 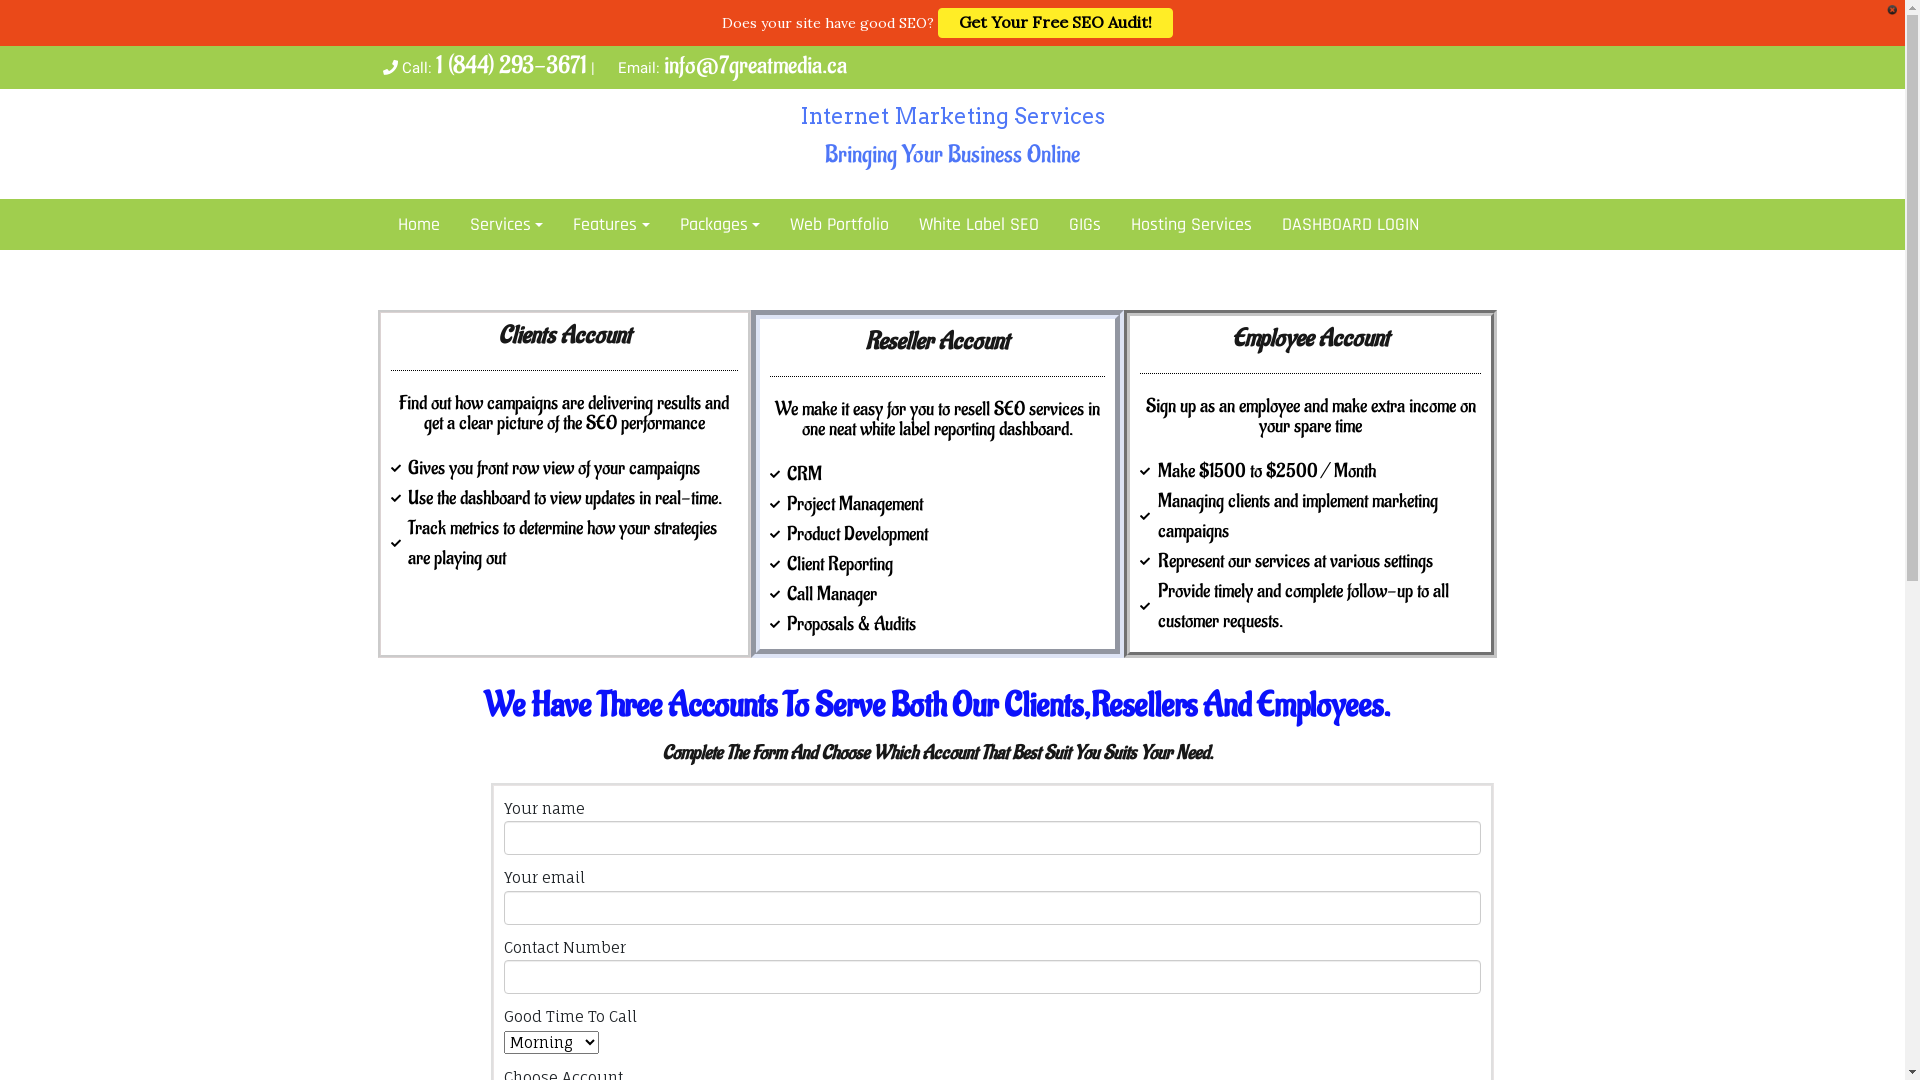 What do you see at coordinates (1053, 224) in the screenshot?
I see `'GIGs'` at bounding box center [1053, 224].